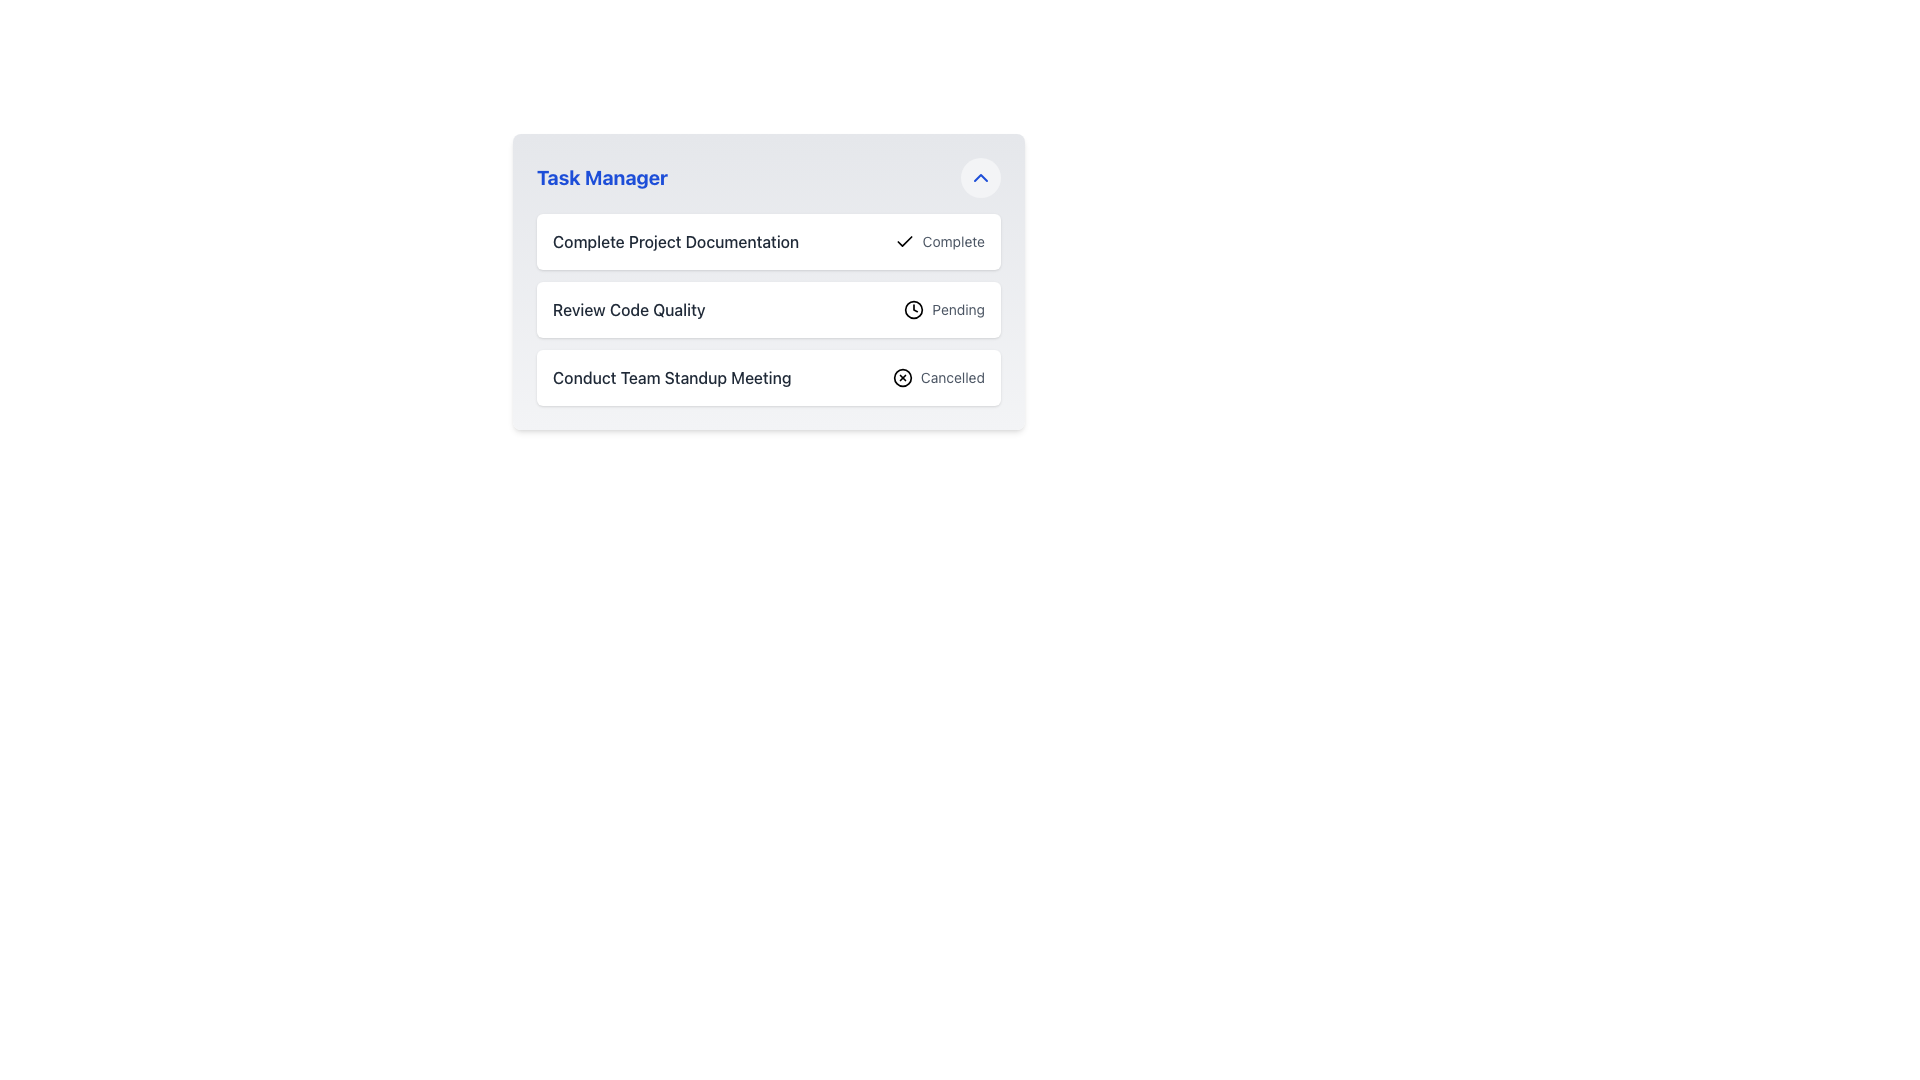 The width and height of the screenshot is (1920, 1080). Describe the element at coordinates (937, 378) in the screenshot. I see `status text from the Status label with icon that shows 'Cancelled' located at the bottom-right corner of the task 'Conduct Team Standup Meeting'` at that location.